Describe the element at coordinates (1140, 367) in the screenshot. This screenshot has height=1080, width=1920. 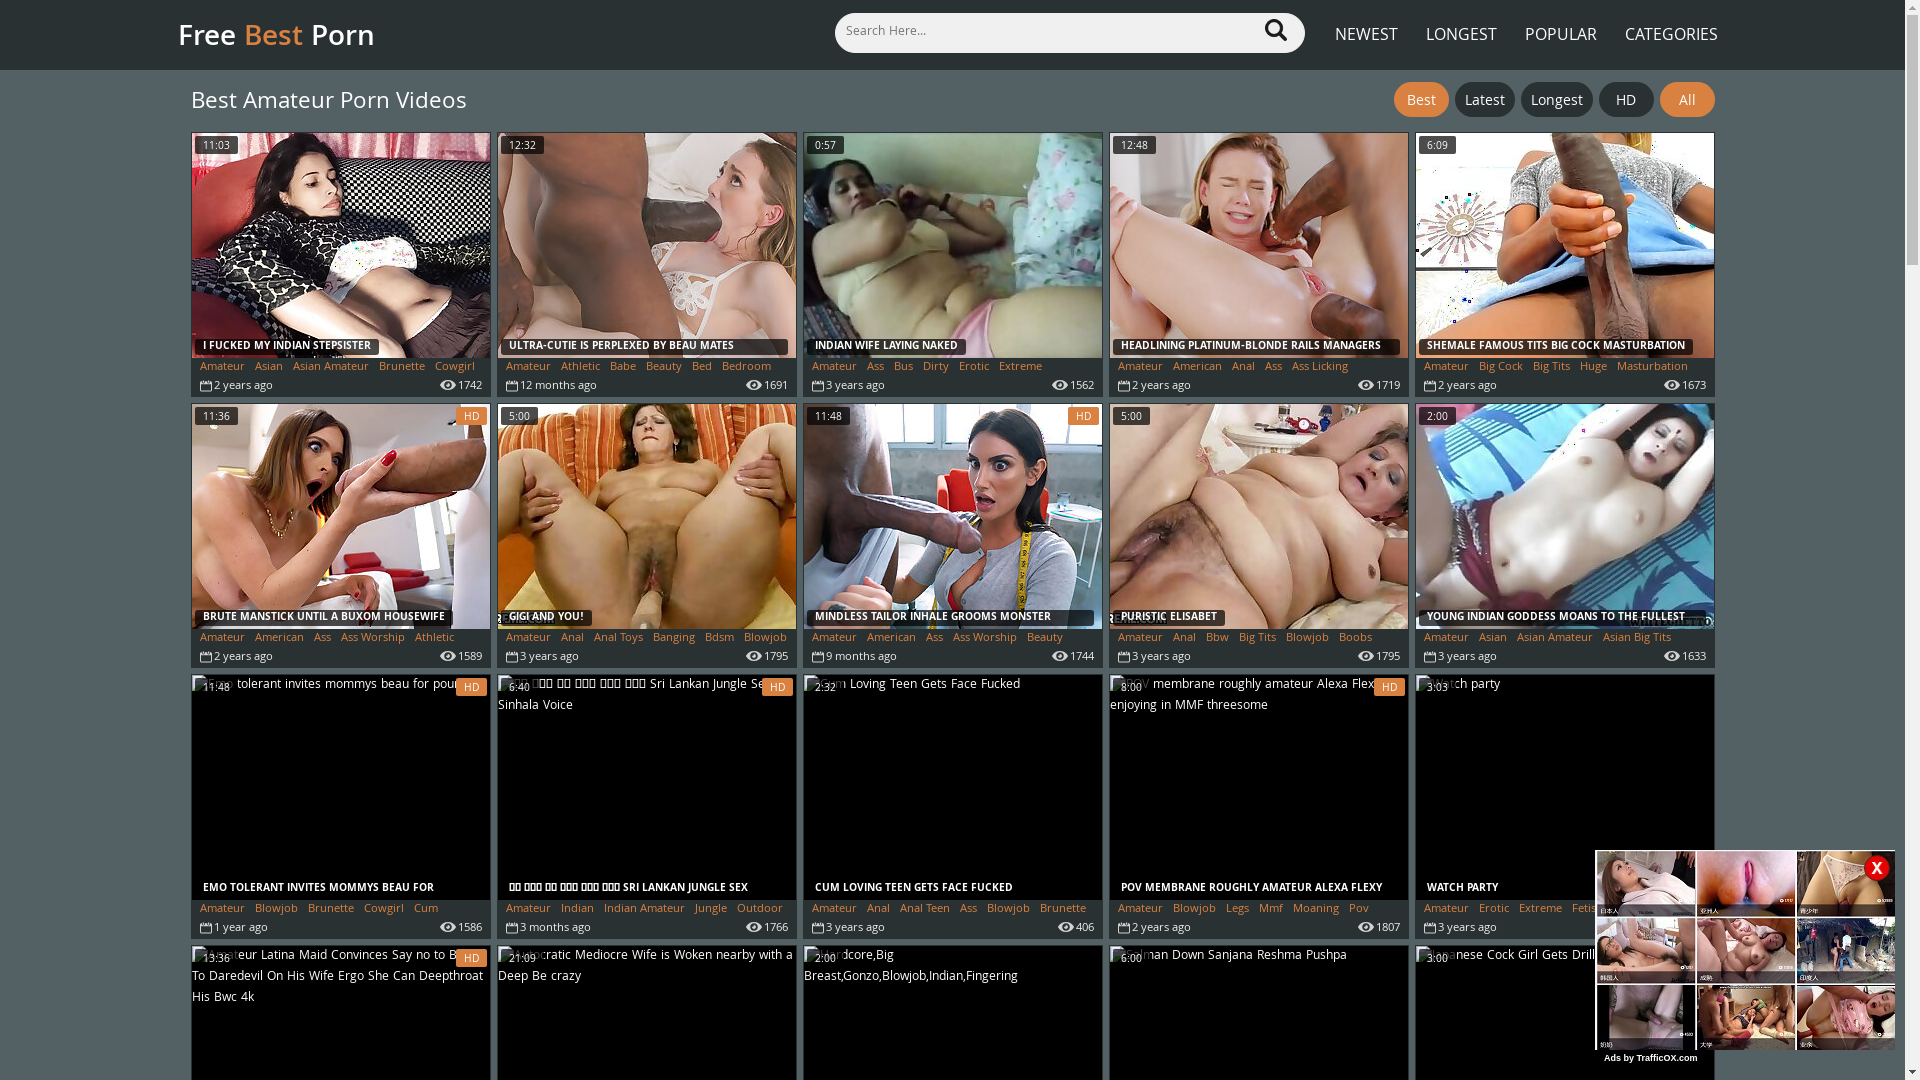
I see `'Amateur'` at that location.